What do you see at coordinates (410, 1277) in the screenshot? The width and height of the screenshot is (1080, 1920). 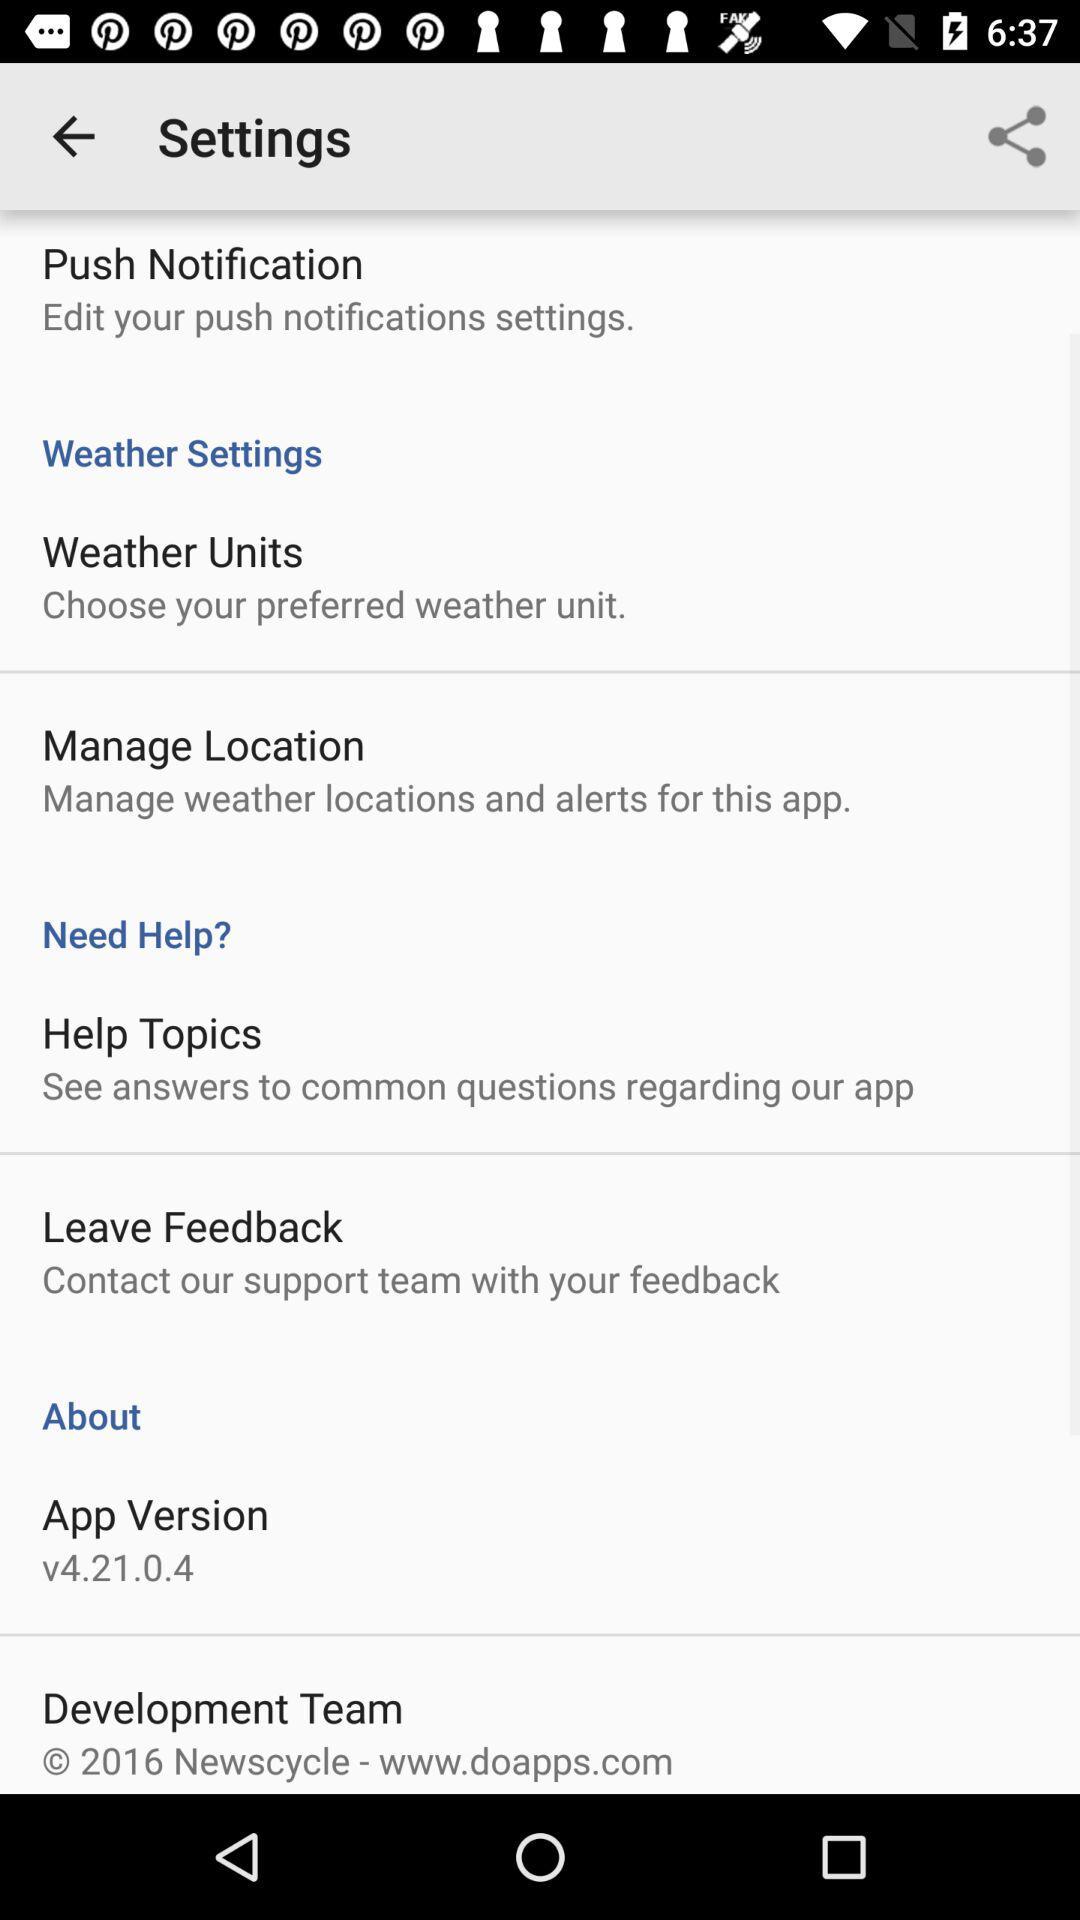 I see `contact our support icon` at bounding box center [410, 1277].